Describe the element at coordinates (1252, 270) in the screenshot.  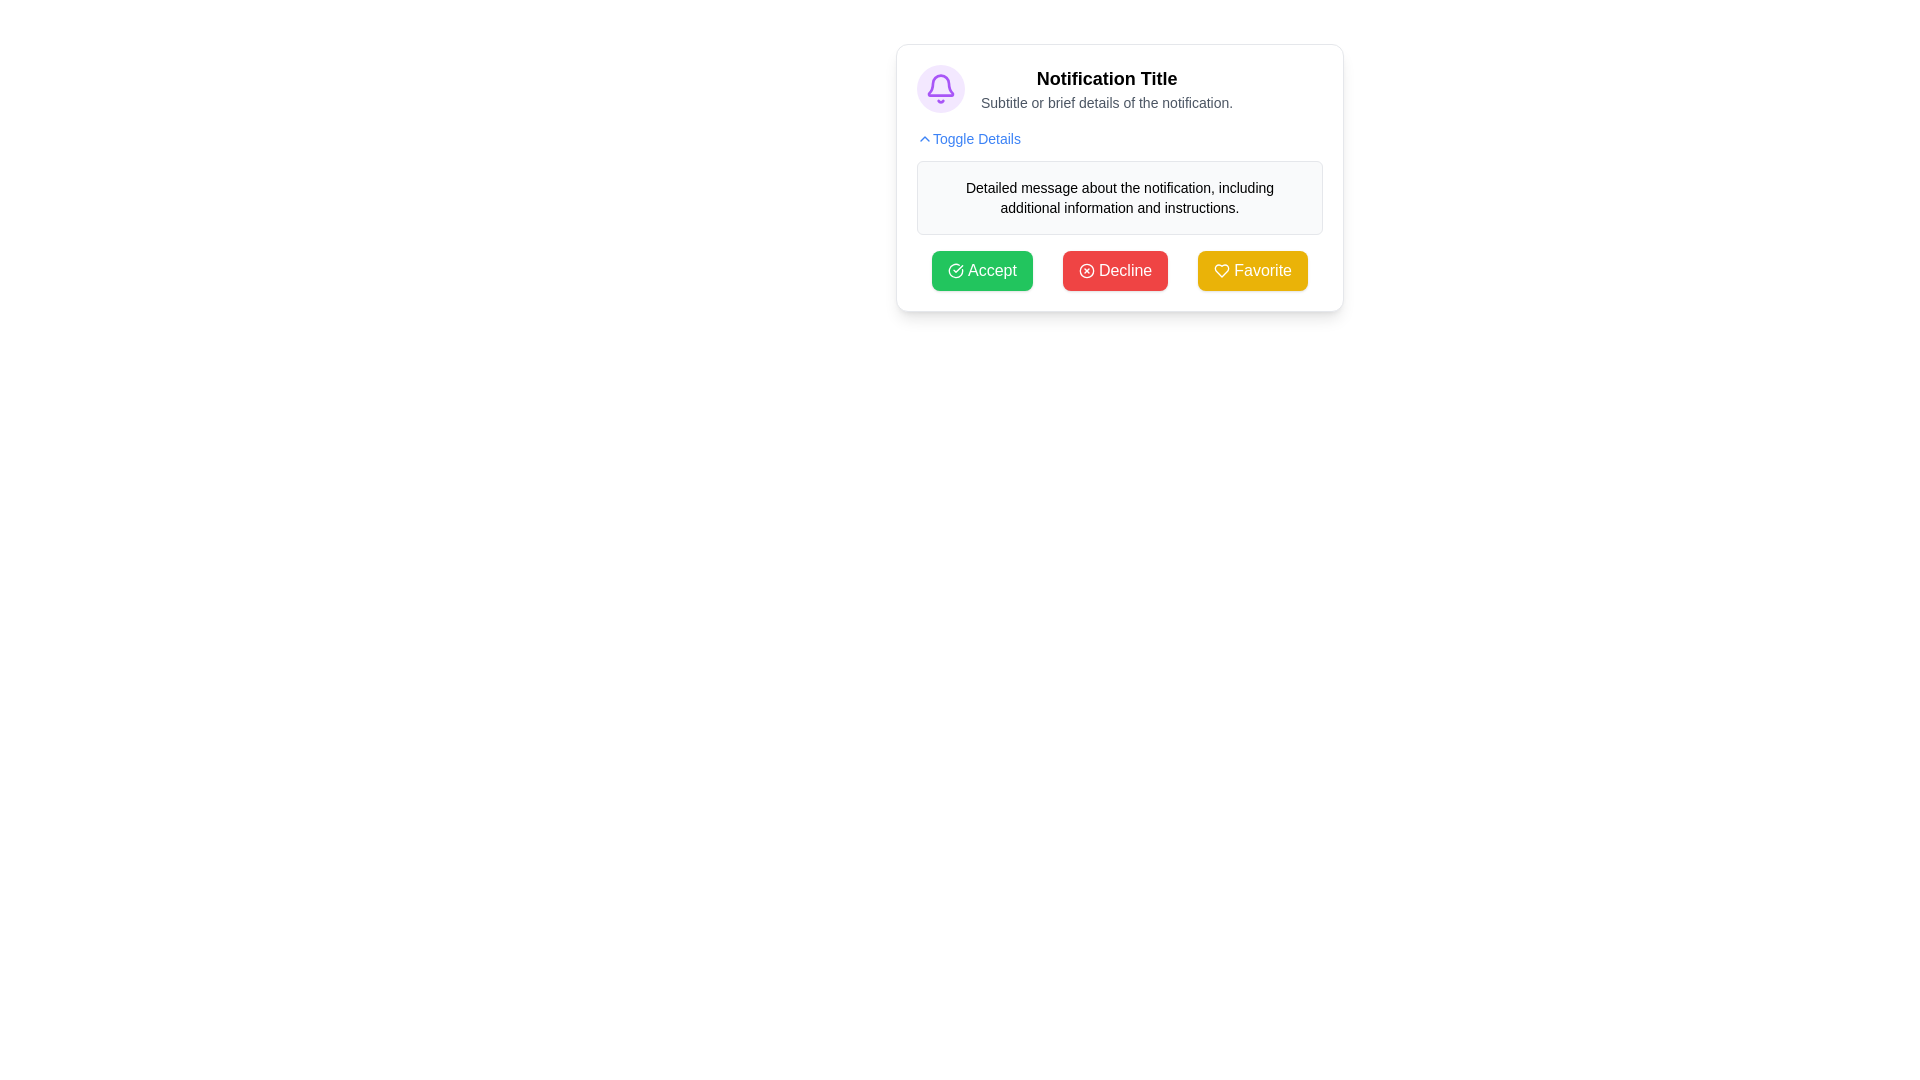
I see `the 'Favorite' button, which is a rectangular button with a yellow background and white text, located in the notification panel near the center of the interface` at that location.